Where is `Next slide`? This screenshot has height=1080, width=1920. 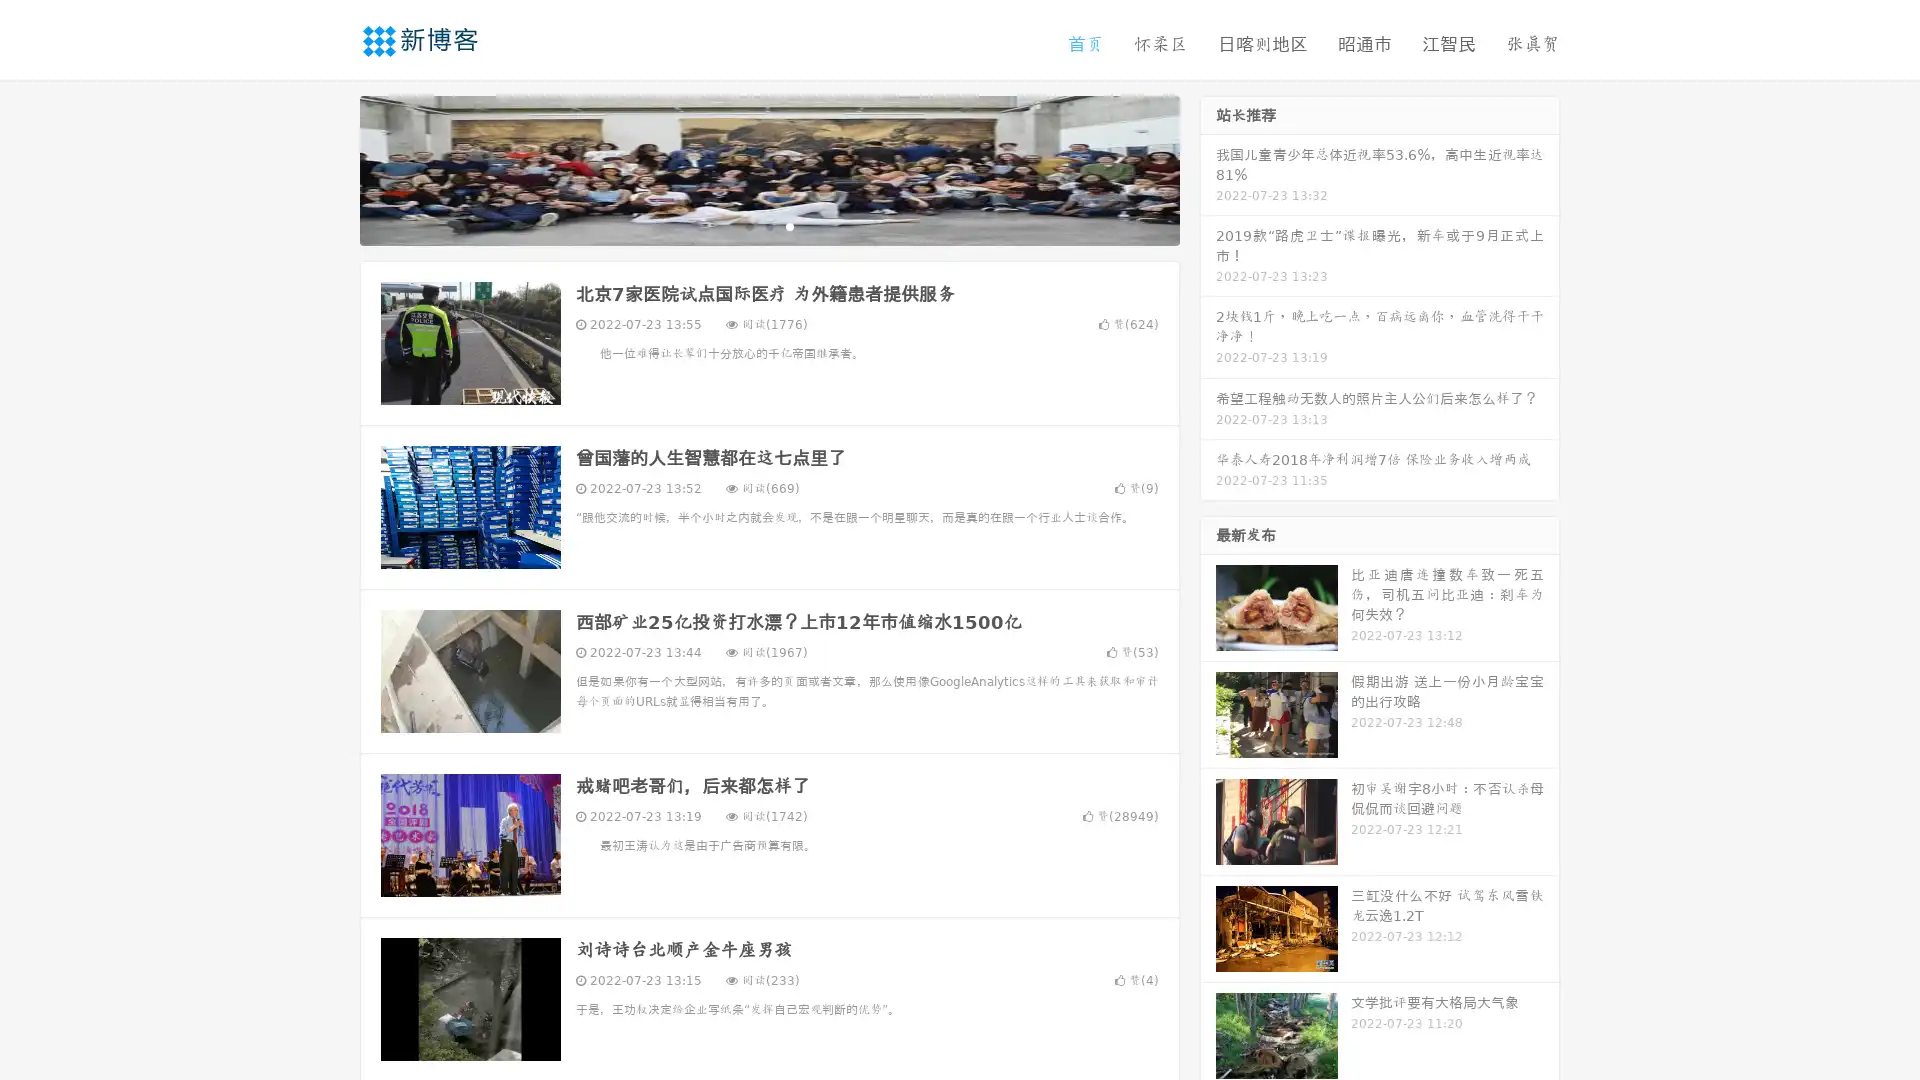 Next slide is located at coordinates (1208, 168).